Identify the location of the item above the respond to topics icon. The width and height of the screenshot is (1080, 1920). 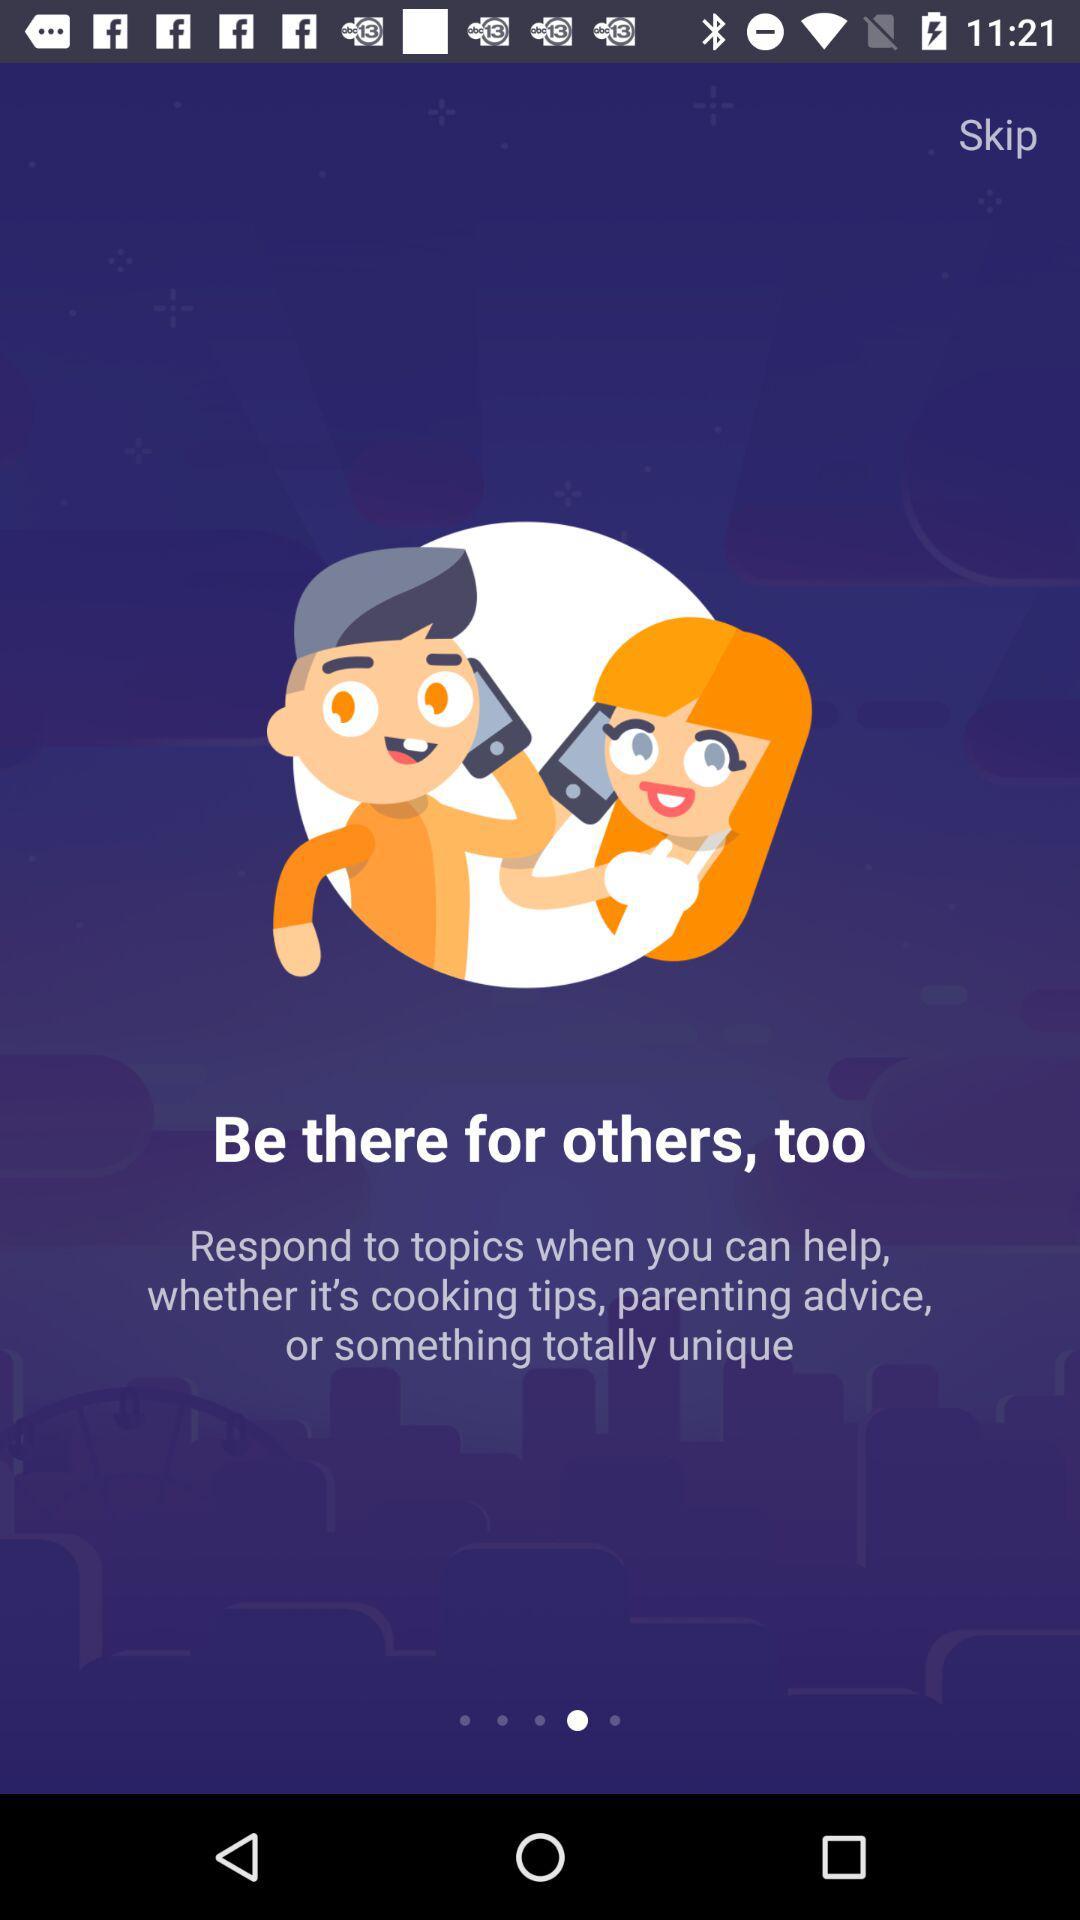
(998, 132).